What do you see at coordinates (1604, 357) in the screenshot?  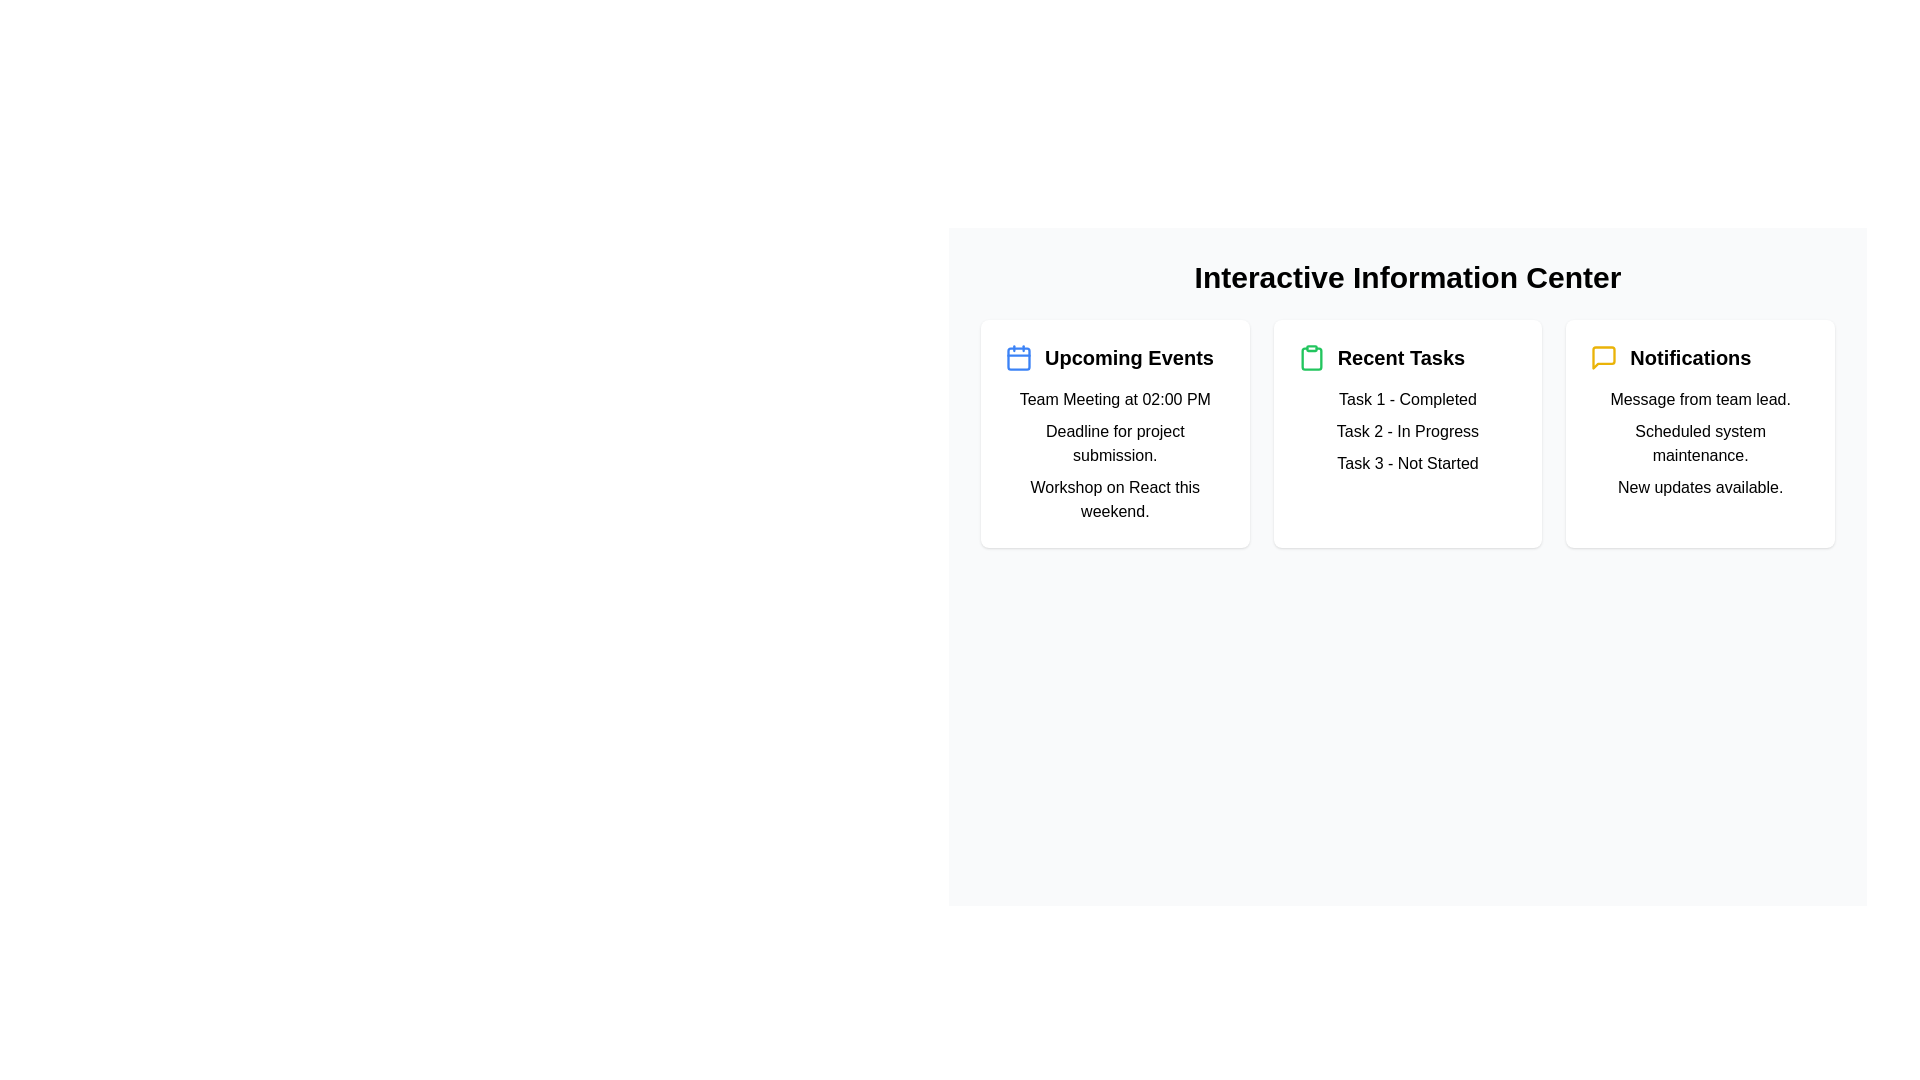 I see `the yellow message bubble icon located to the left of the text 'Notifications'` at bounding box center [1604, 357].